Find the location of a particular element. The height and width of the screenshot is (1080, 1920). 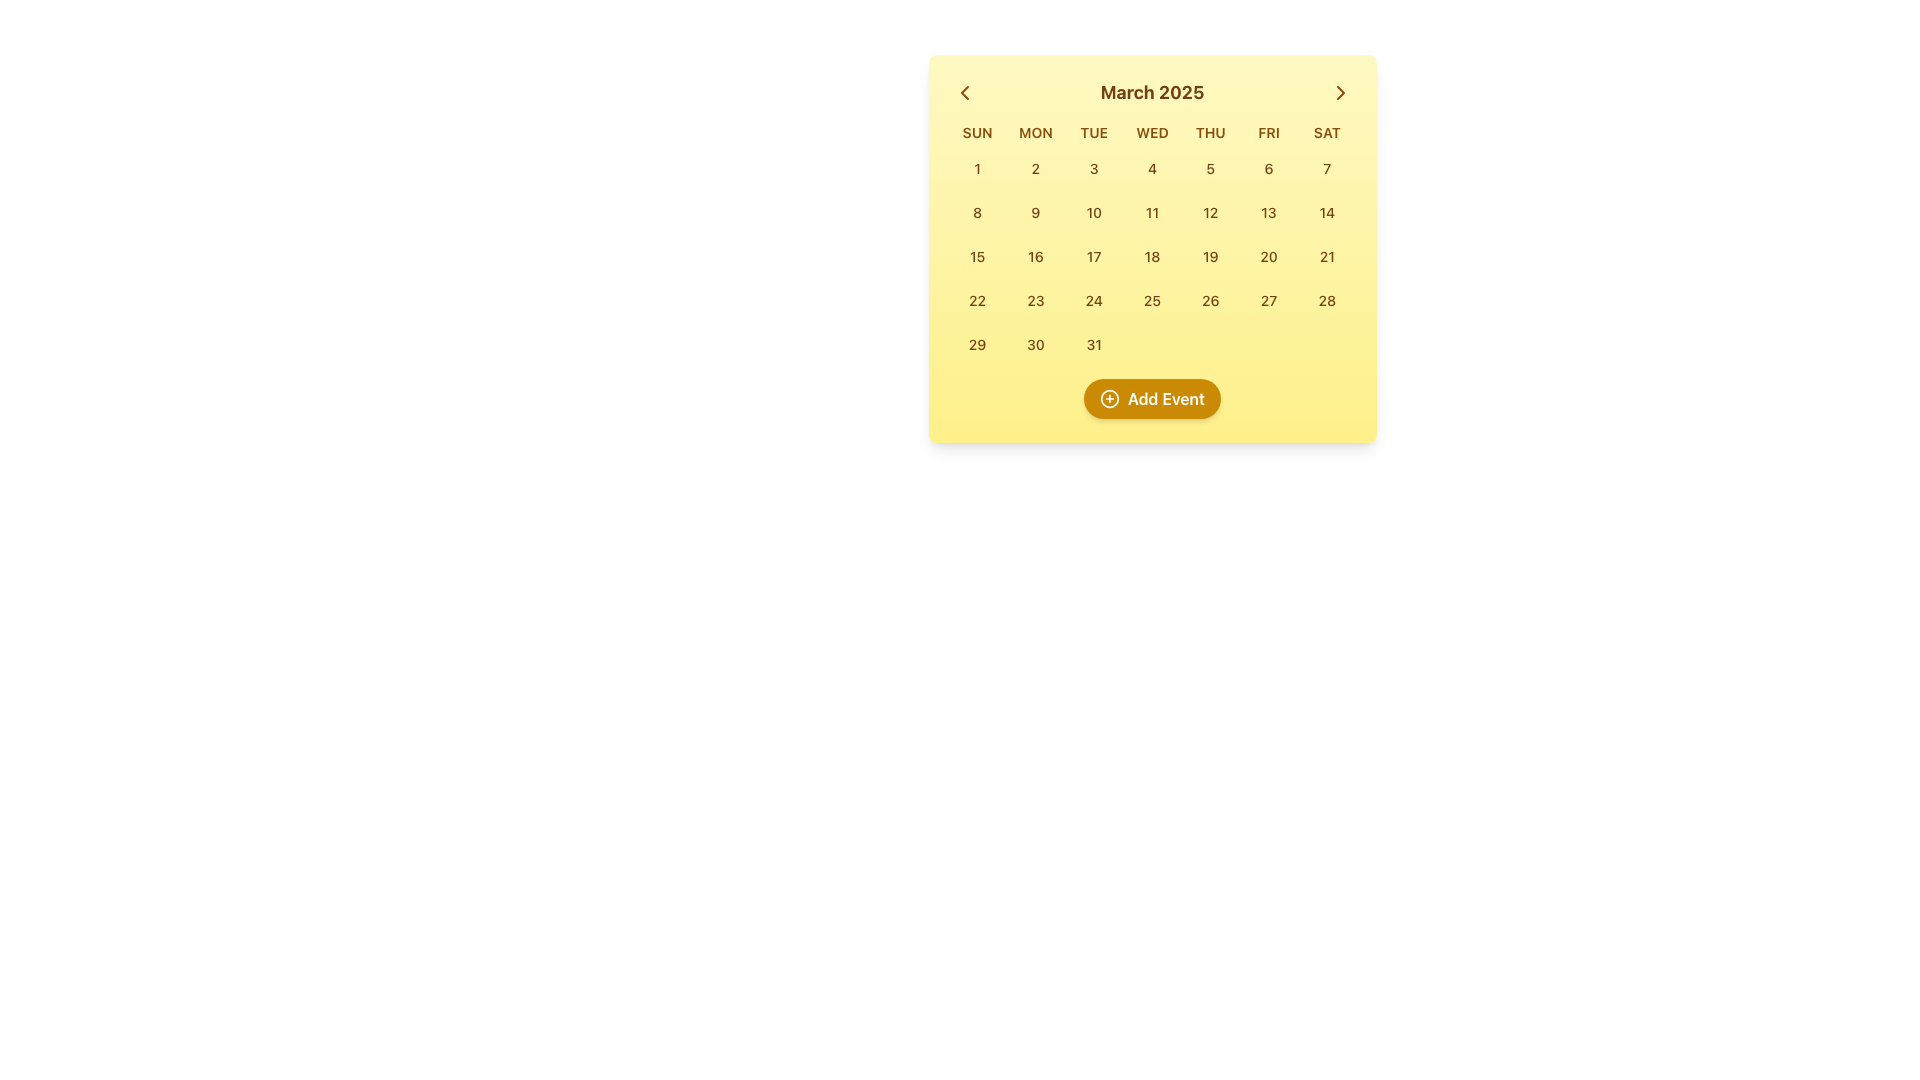

the Text element representing day 17 in the calendar grid is located at coordinates (1093, 255).